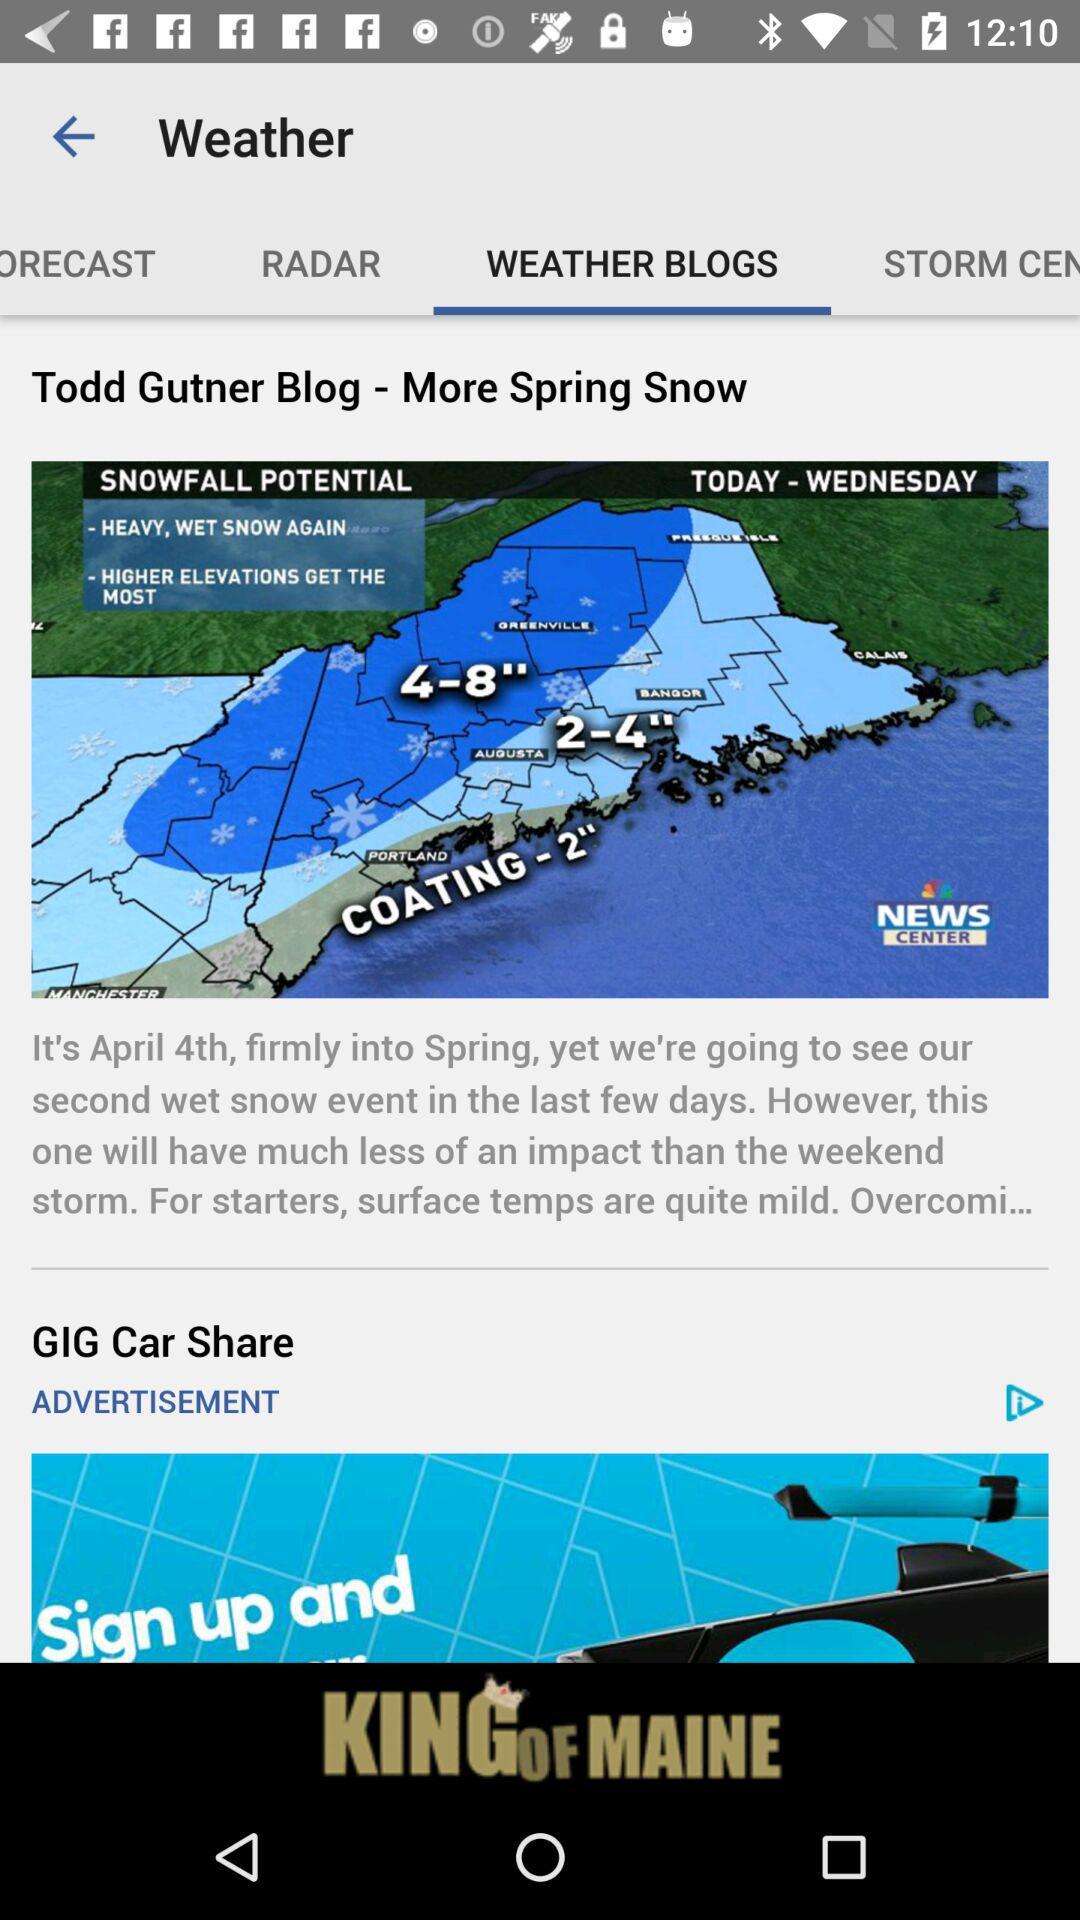 The image size is (1080, 1920). I want to click on the item above the video forecast icon, so click(72, 135).